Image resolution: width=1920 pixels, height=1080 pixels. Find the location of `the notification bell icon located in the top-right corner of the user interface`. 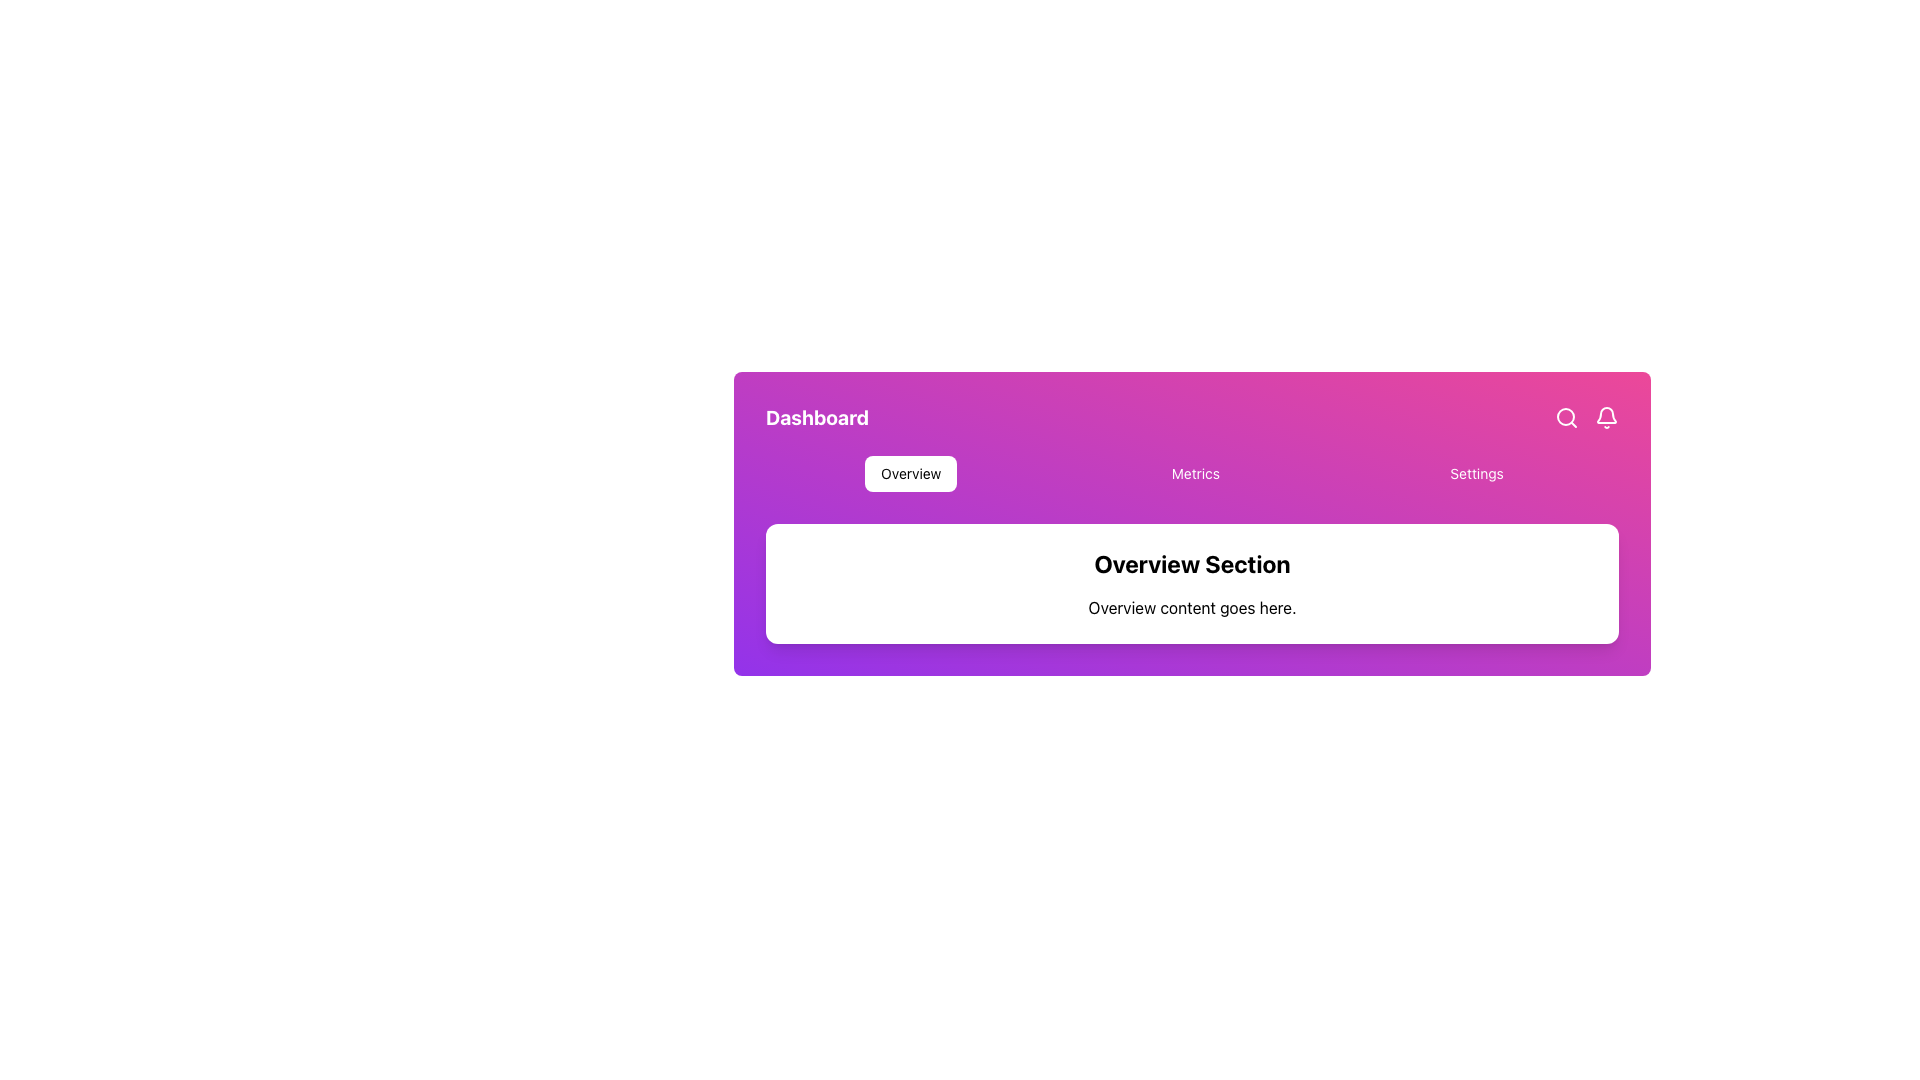

the notification bell icon located in the top-right corner of the user interface is located at coordinates (1607, 416).